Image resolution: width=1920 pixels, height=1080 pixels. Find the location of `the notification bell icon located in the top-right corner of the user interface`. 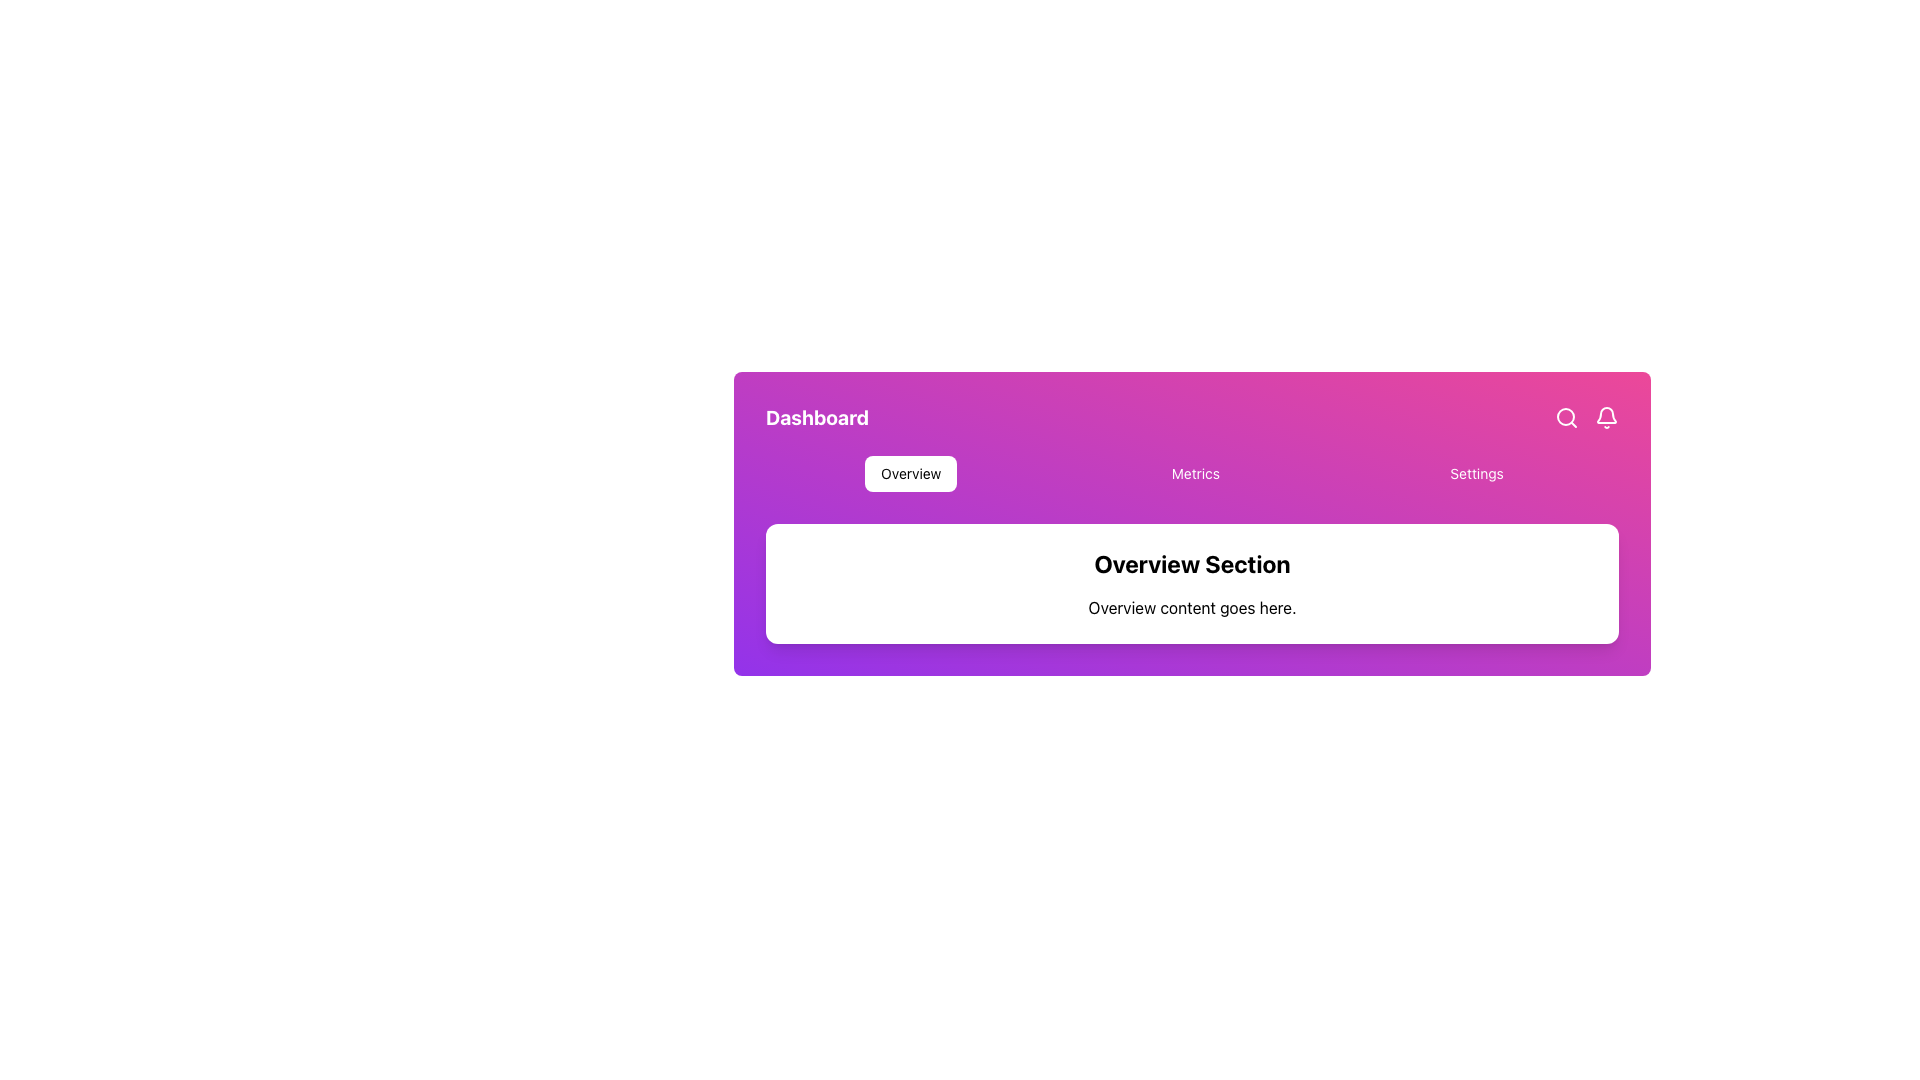

the notification bell icon located in the top-right corner of the user interface is located at coordinates (1607, 416).